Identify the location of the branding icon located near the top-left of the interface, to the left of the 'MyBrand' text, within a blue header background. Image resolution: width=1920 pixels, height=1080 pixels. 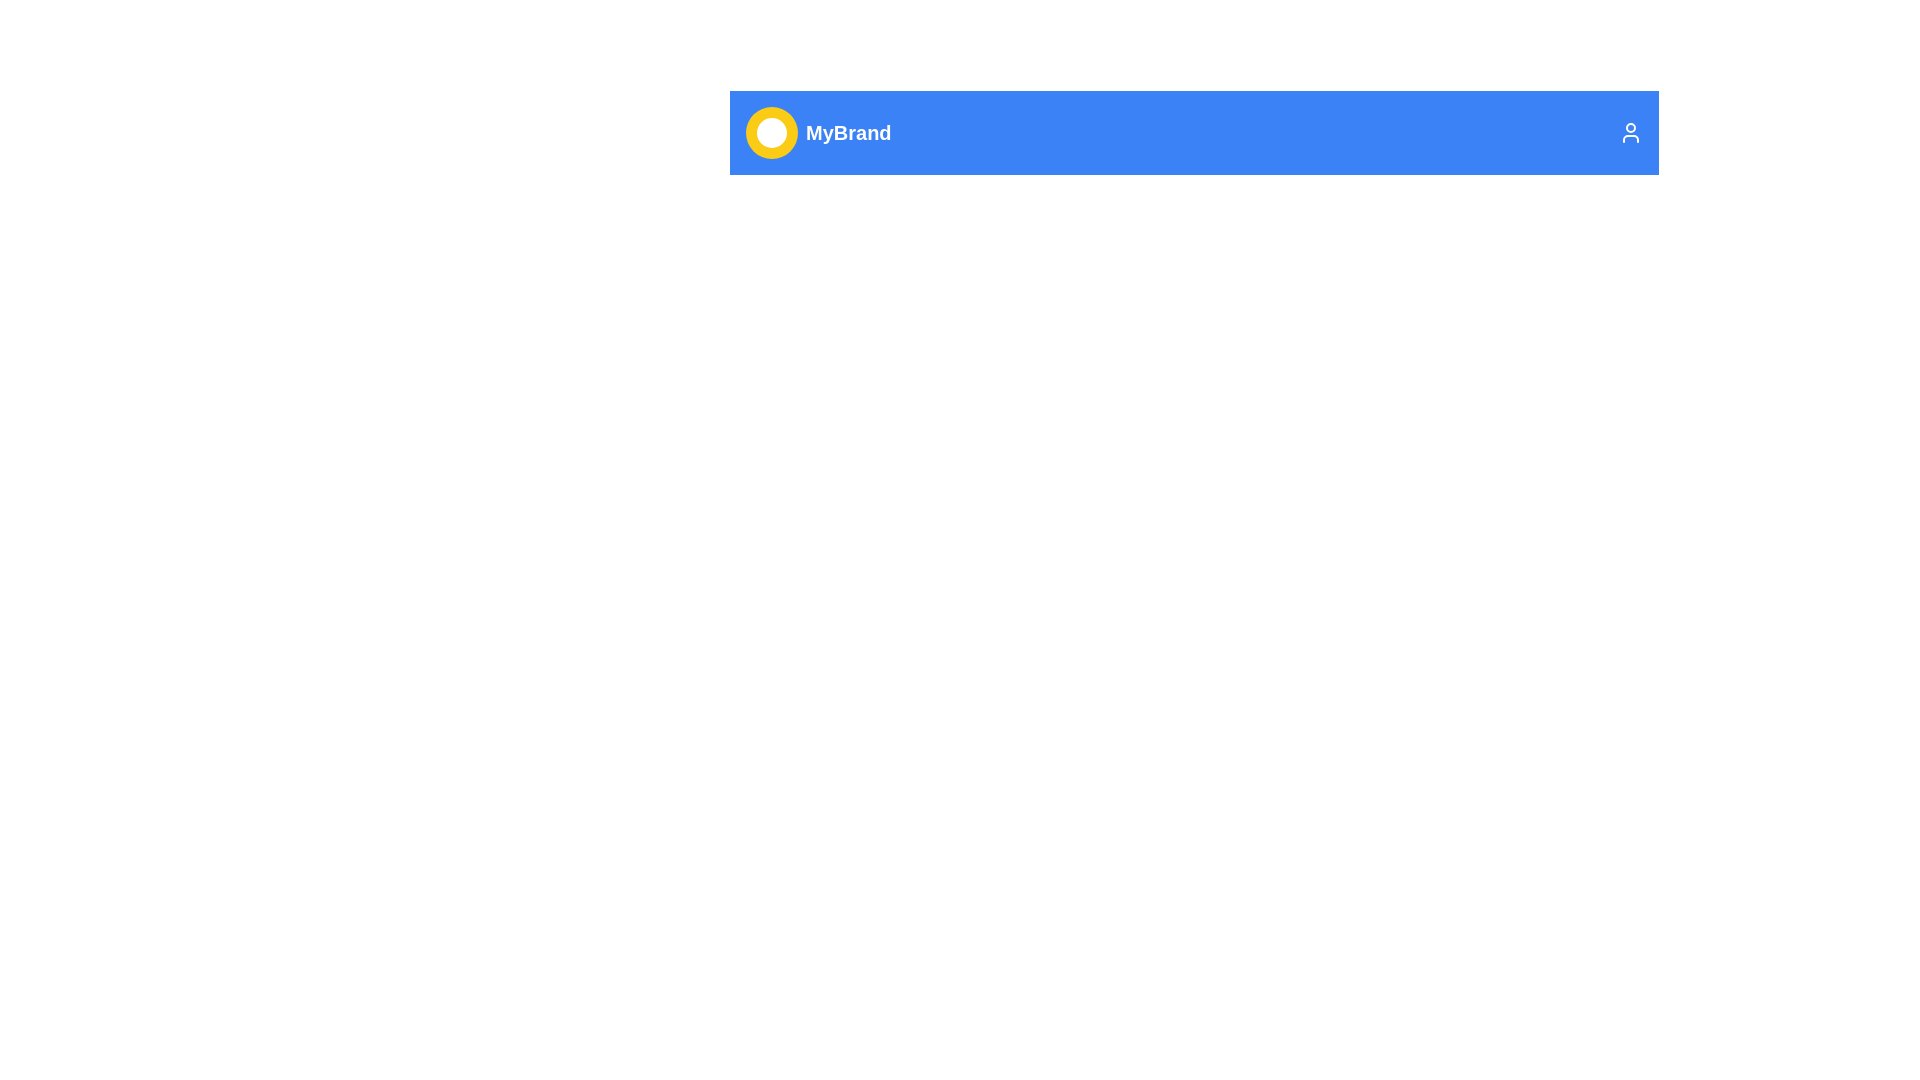
(771, 132).